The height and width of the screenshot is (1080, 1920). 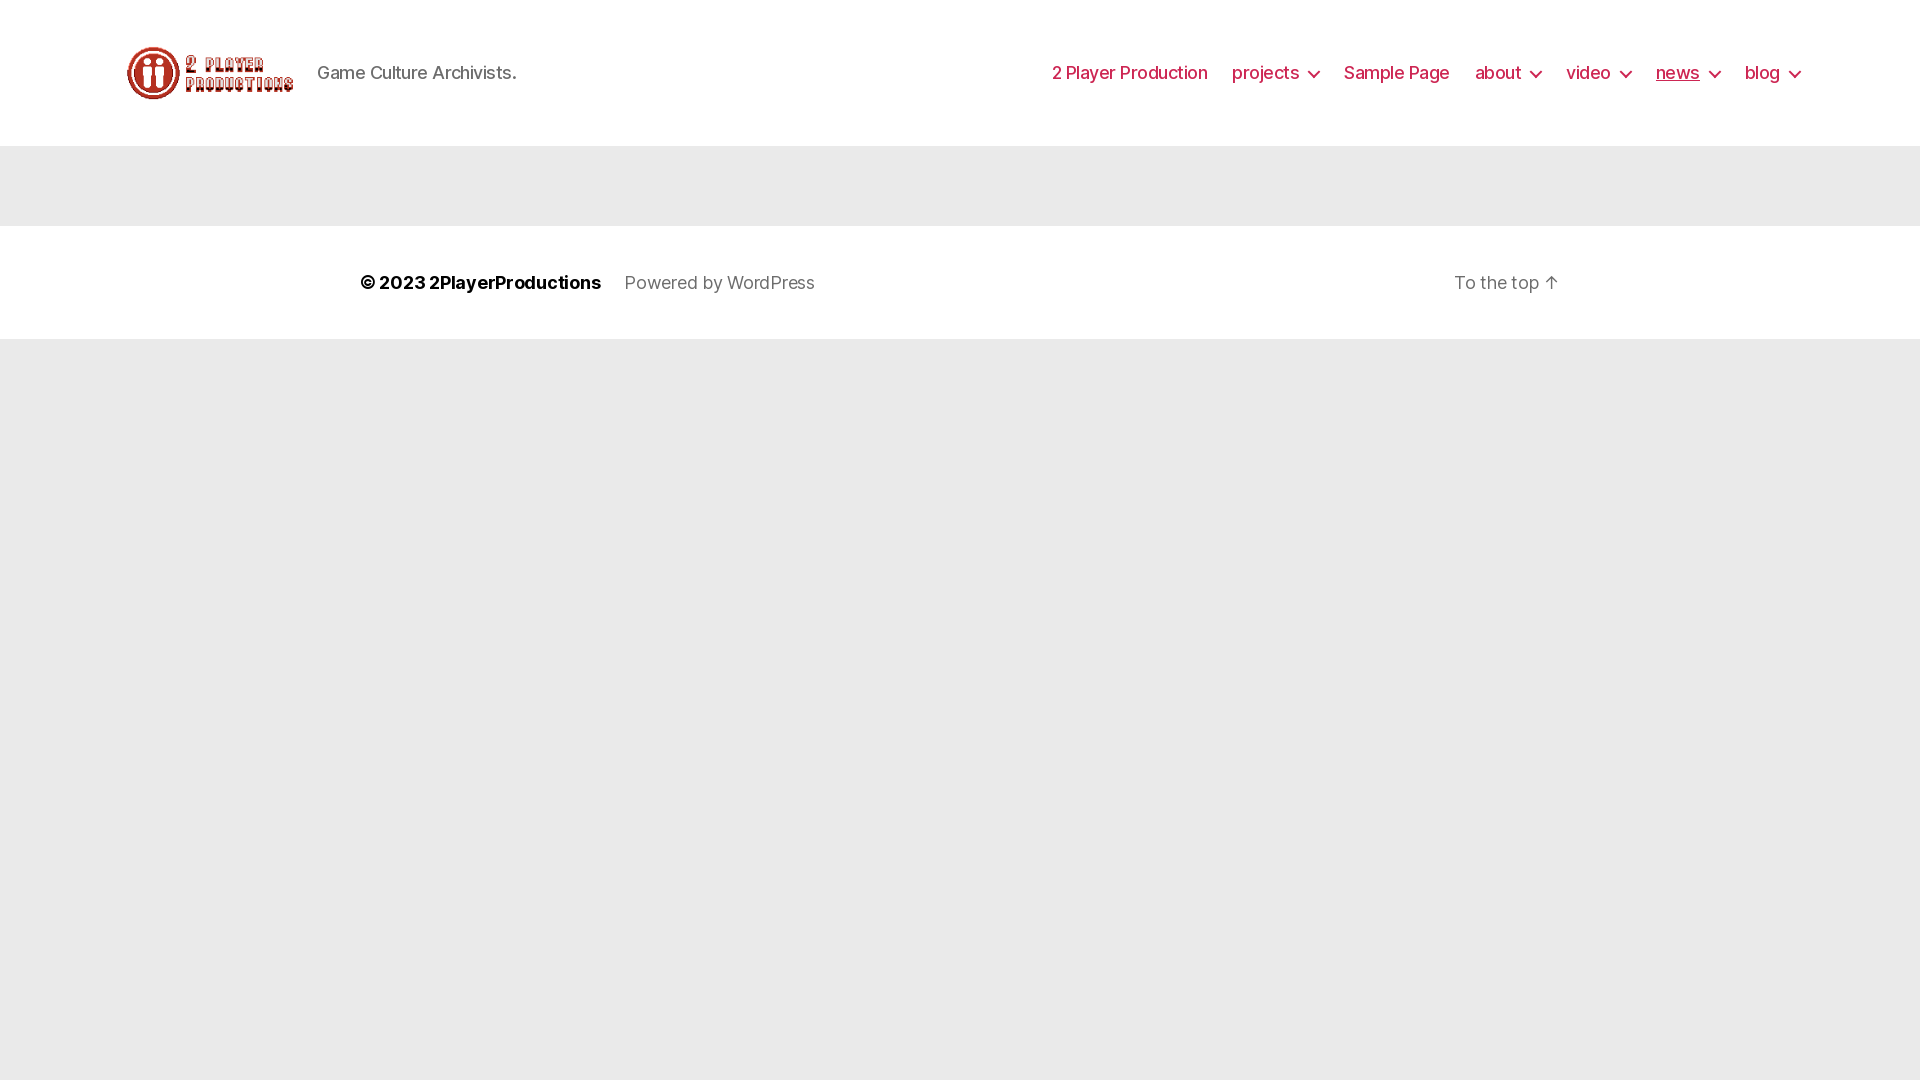 What do you see at coordinates (1687, 72) in the screenshot?
I see `'news'` at bounding box center [1687, 72].